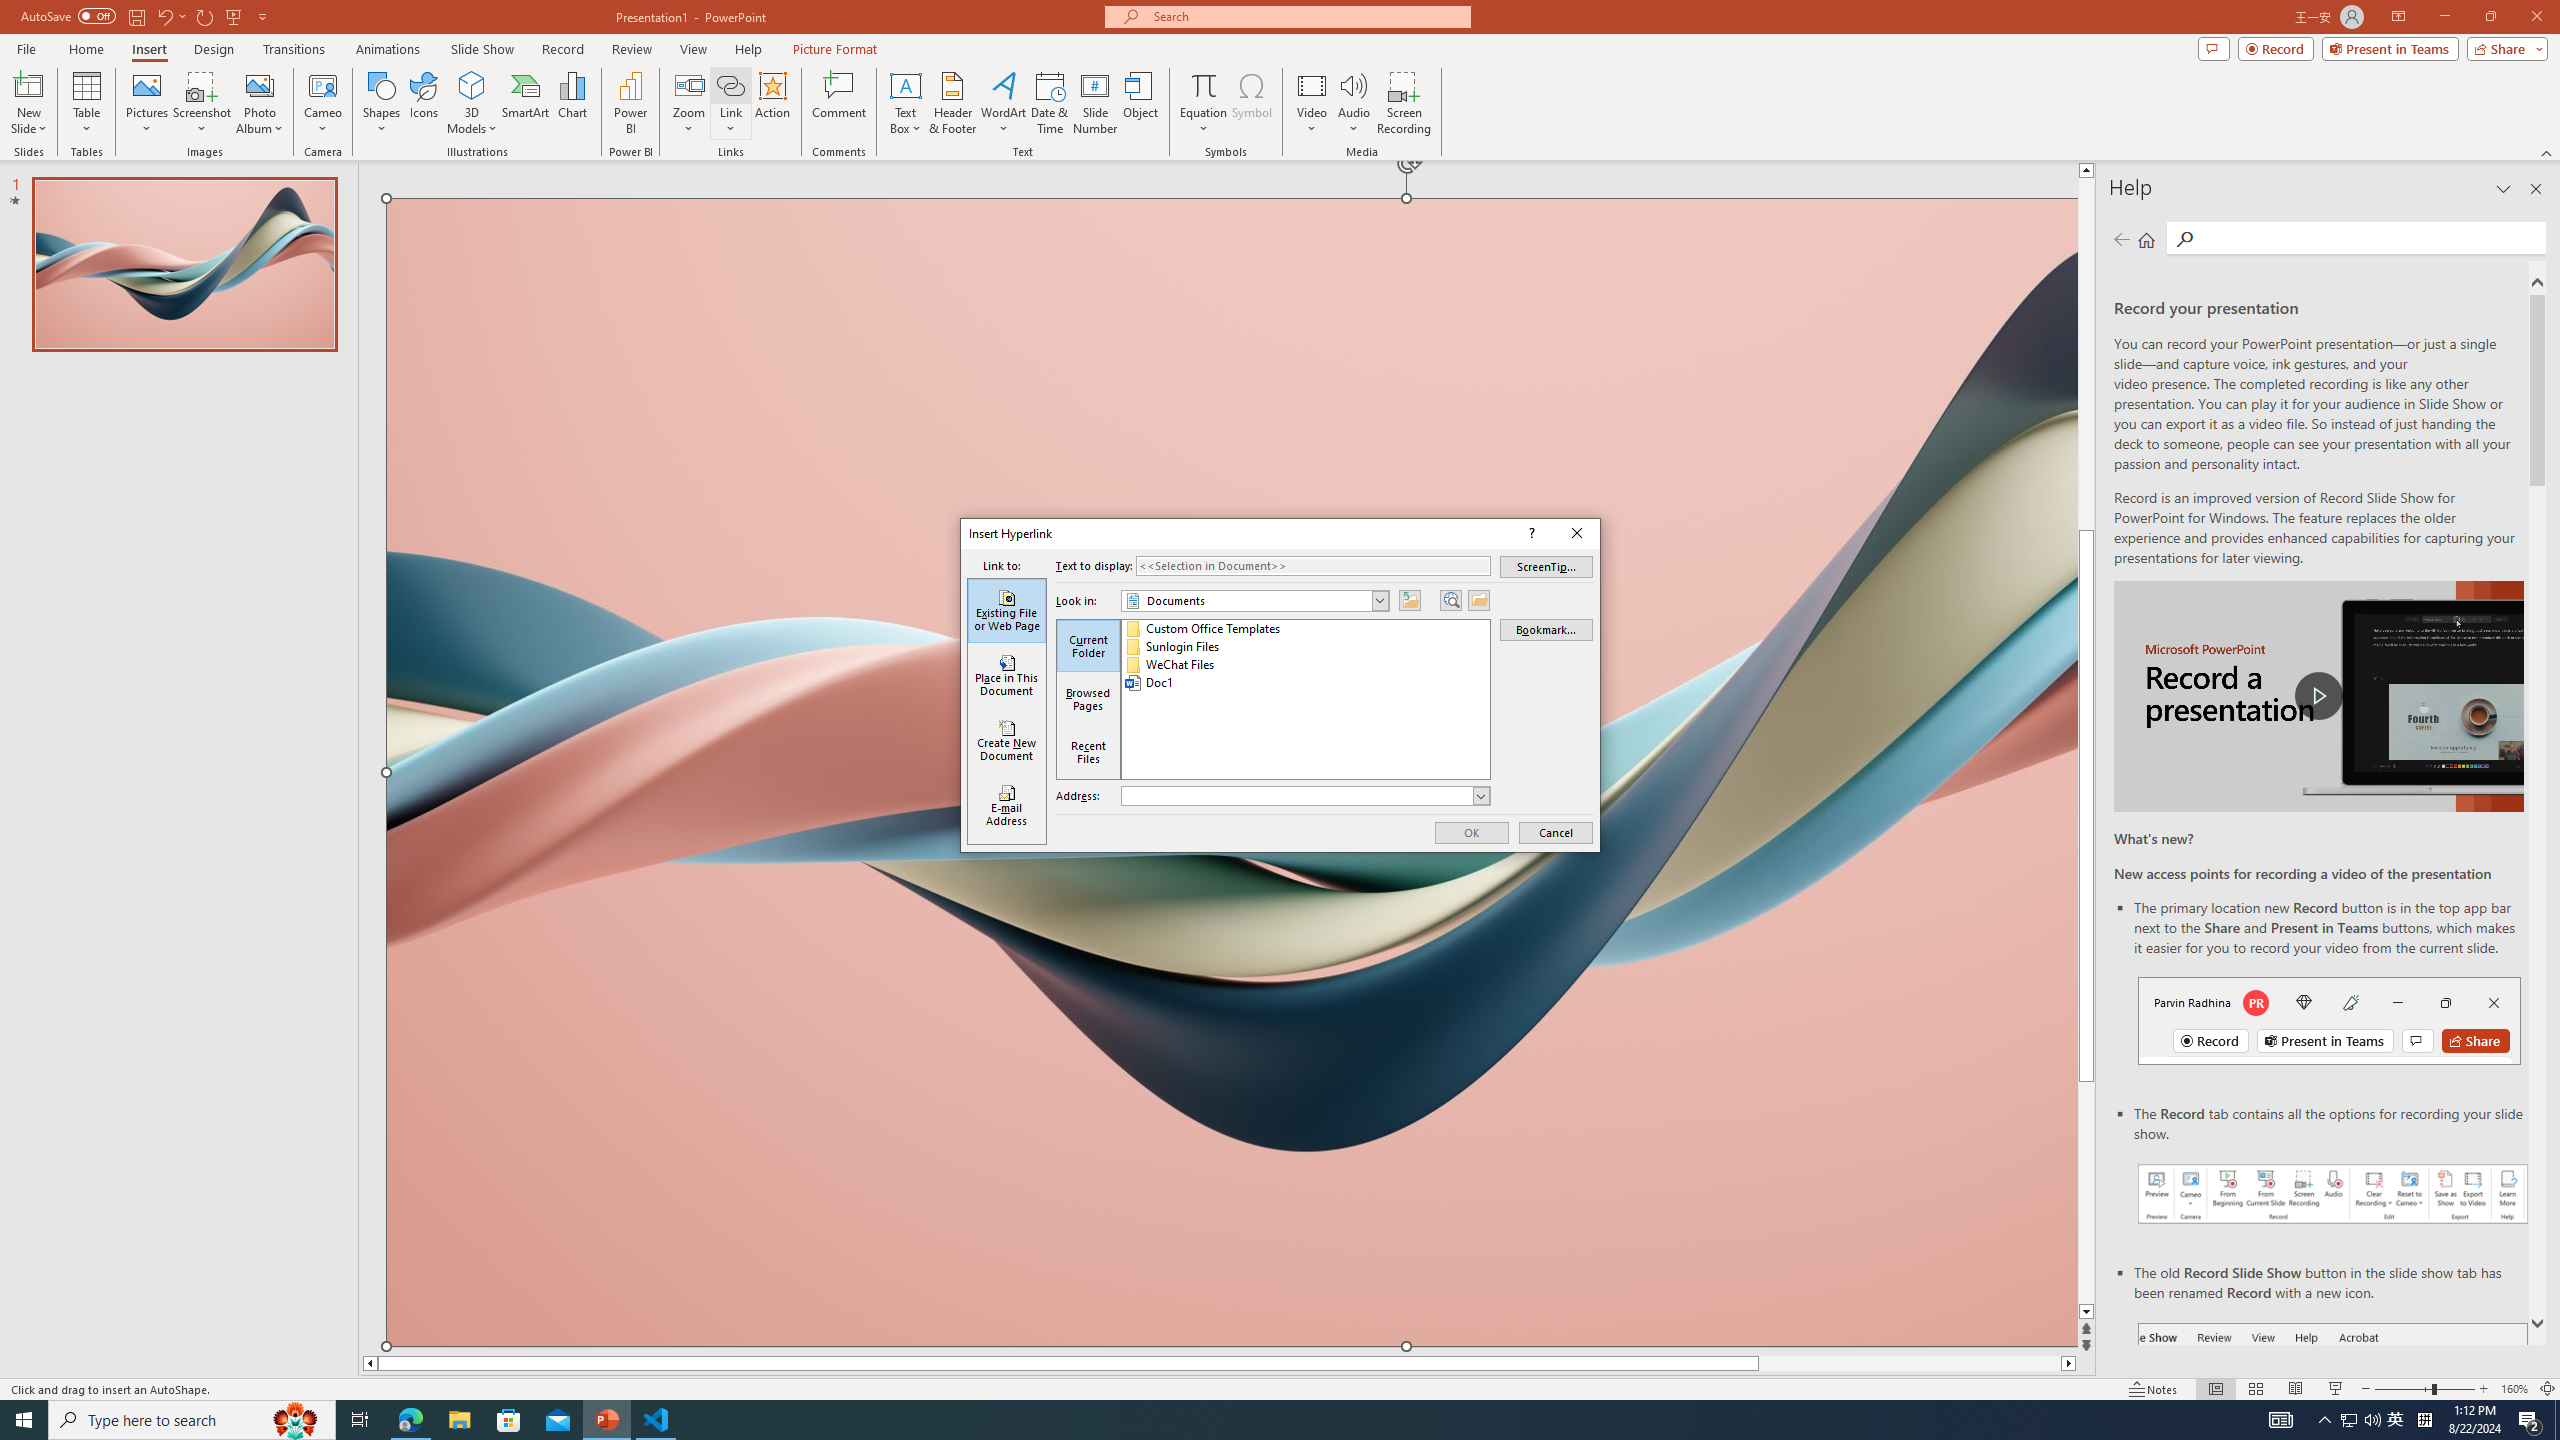 This screenshot has height=1440, width=2560. I want to click on 'Recent Files', so click(1088, 751).